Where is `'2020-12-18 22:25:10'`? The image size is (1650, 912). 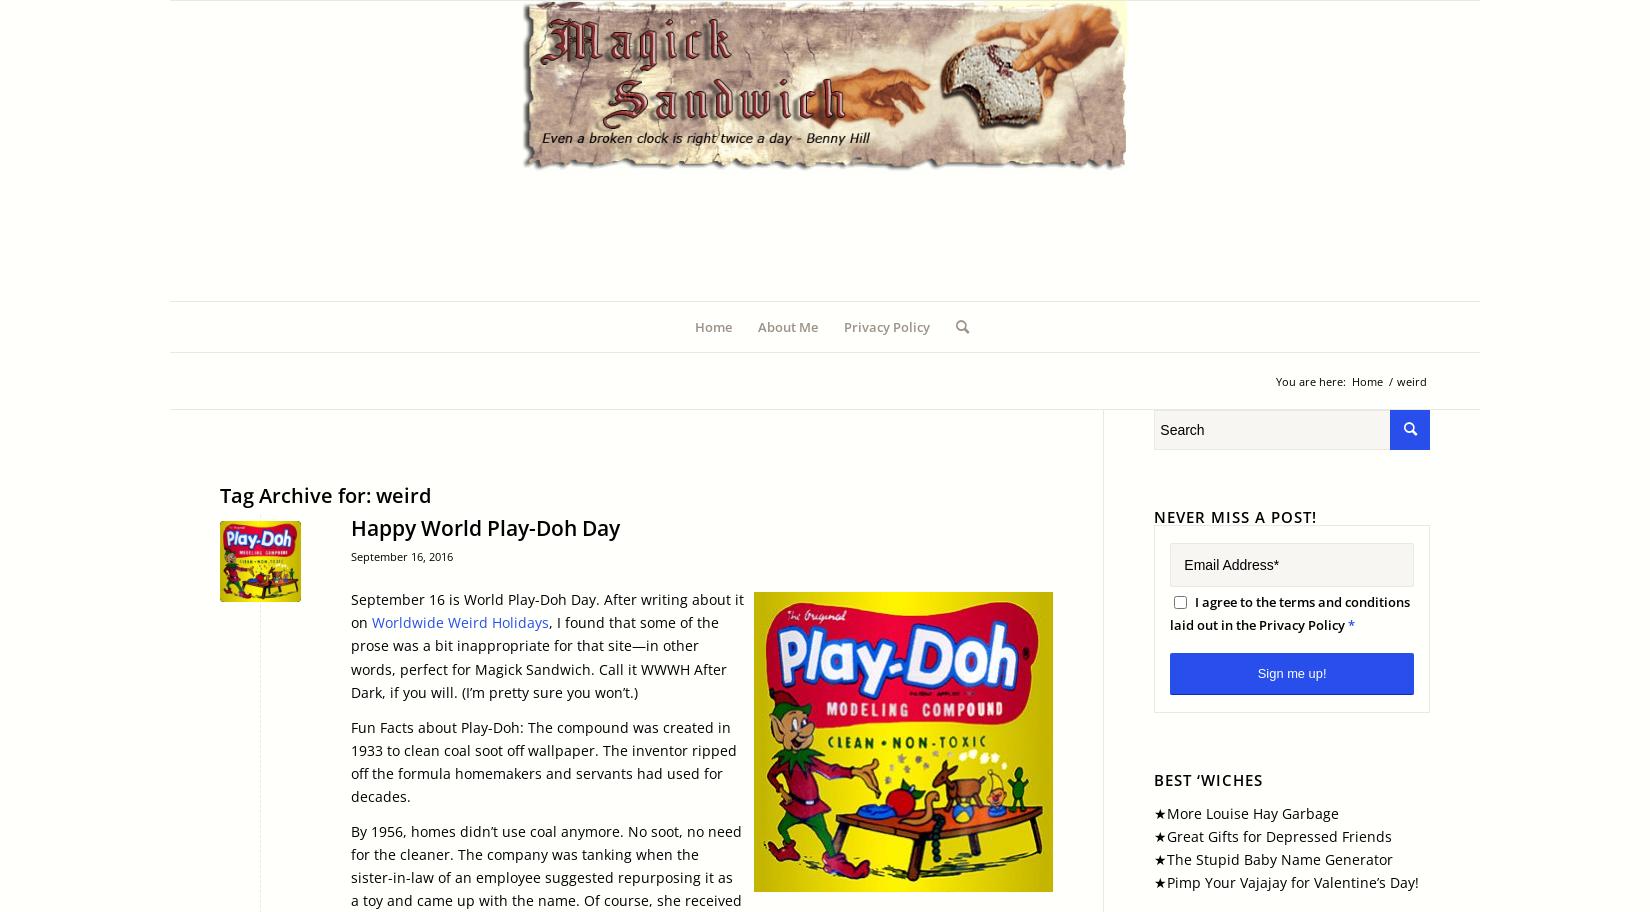
'2020-12-18 22:25:10' is located at coordinates (647, 560).